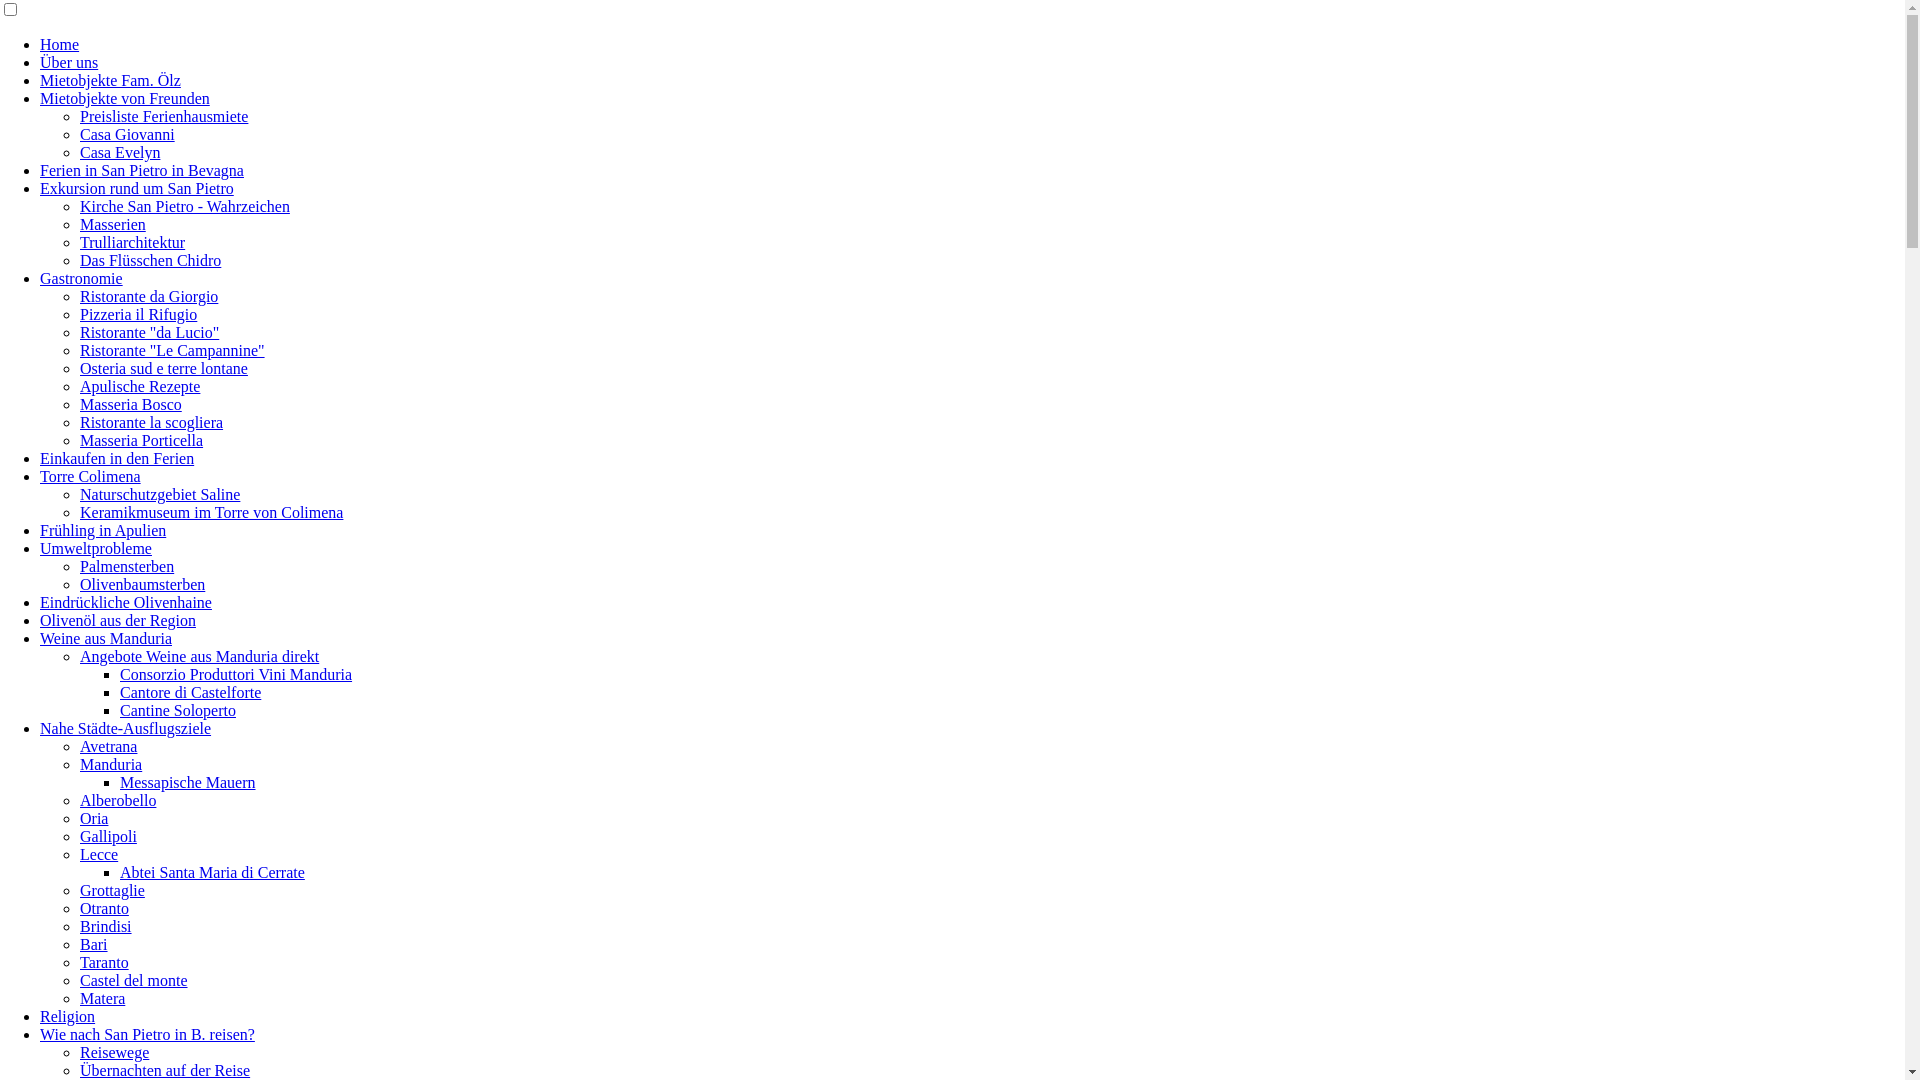 The image size is (1920, 1080). What do you see at coordinates (107, 746) in the screenshot?
I see `'Avetrana'` at bounding box center [107, 746].